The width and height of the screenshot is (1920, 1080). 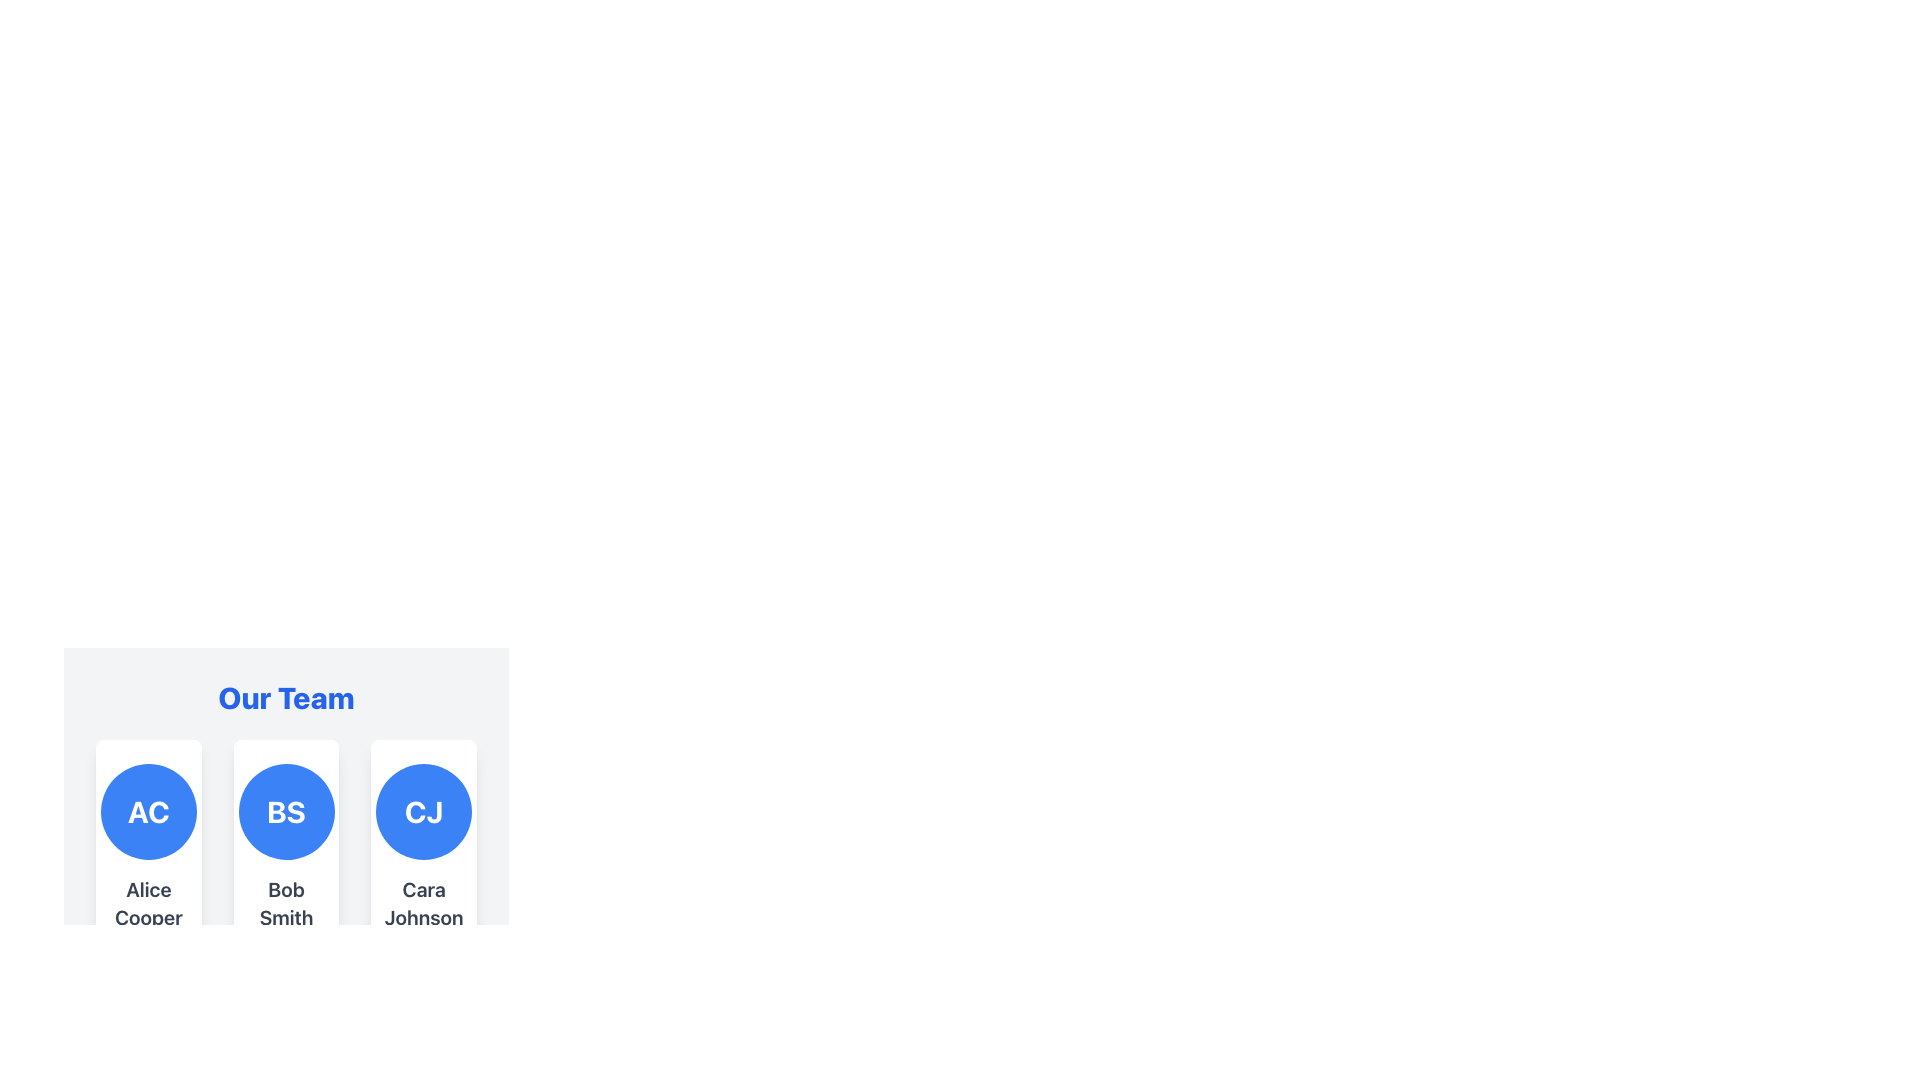 What do you see at coordinates (285, 812) in the screenshot?
I see `the circular badge representing 'Bob Smith' located in the 'Our Team' section` at bounding box center [285, 812].